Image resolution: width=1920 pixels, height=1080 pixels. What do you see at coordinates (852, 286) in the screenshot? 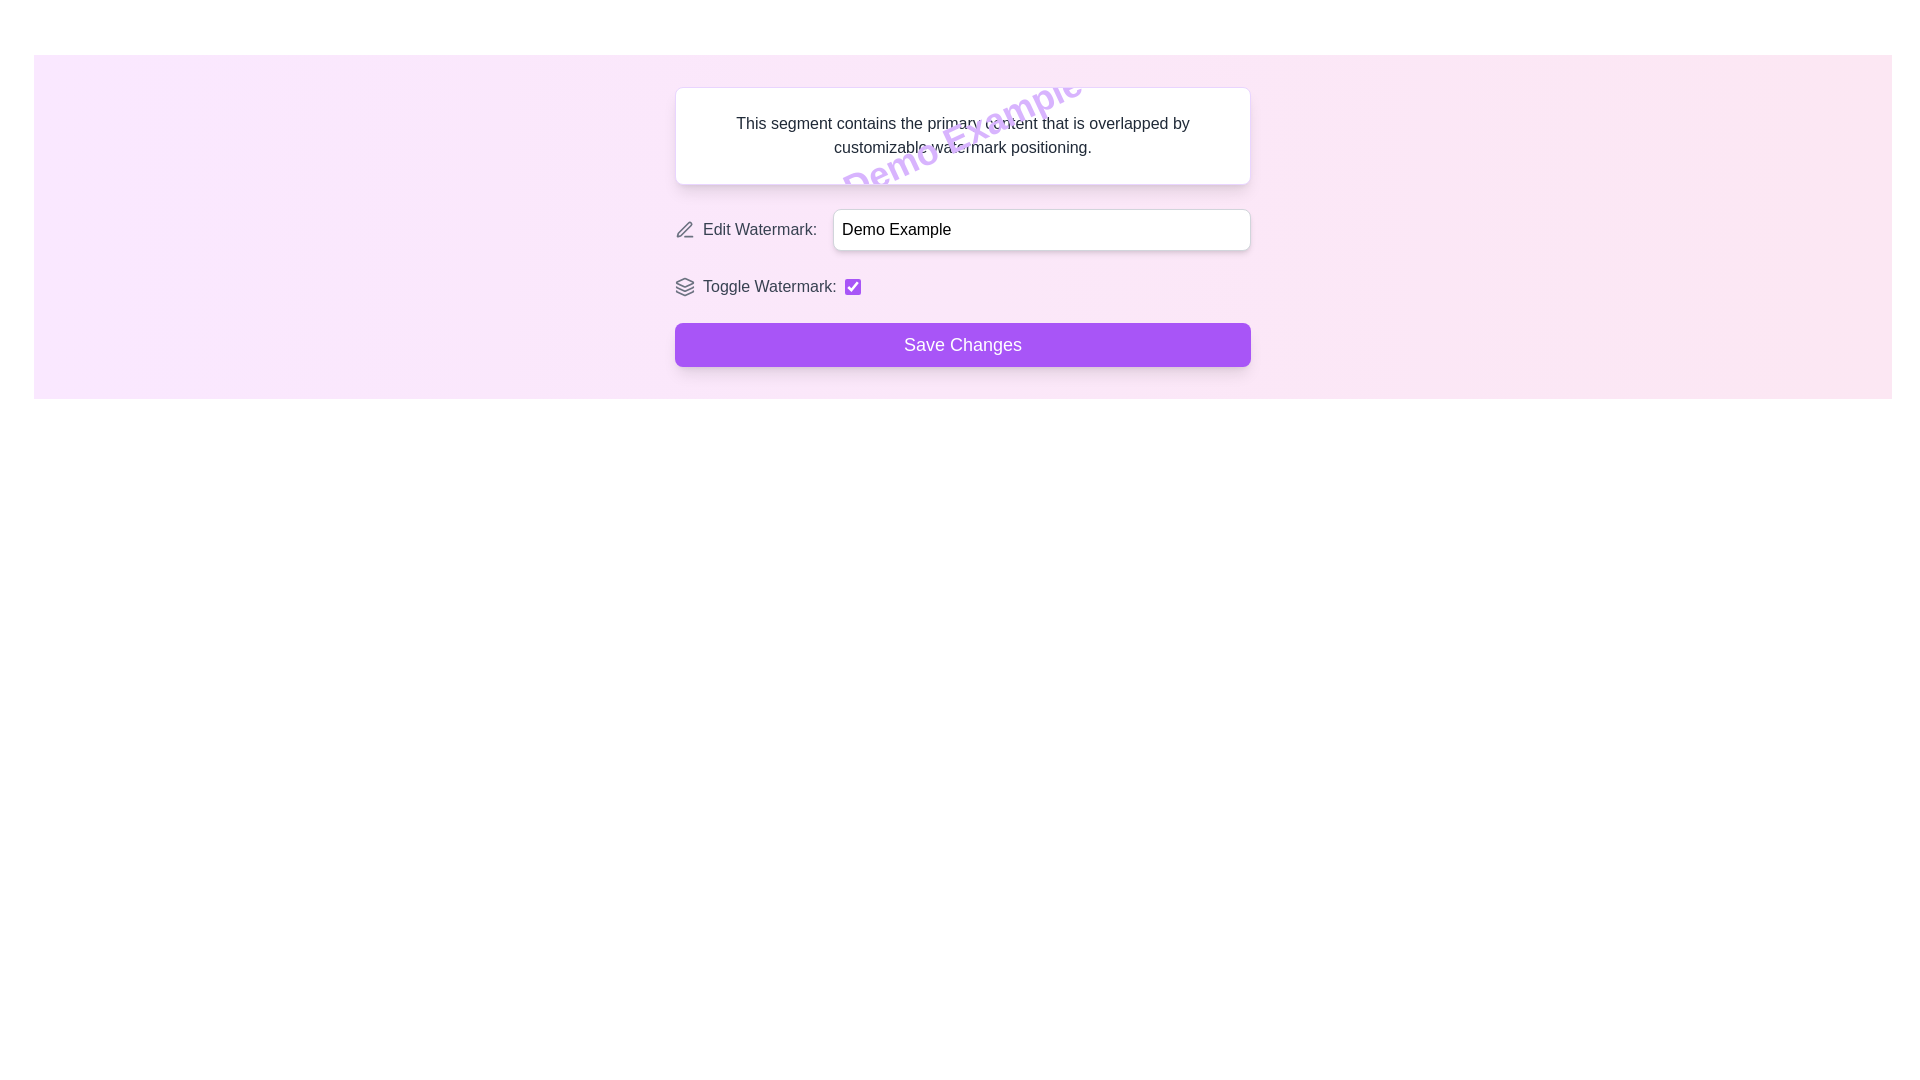
I see `the checkbox with a purple accent color located to the right of the text 'Toggle Watermark:' for keyboard navigation` at bounding box center [852, 286].